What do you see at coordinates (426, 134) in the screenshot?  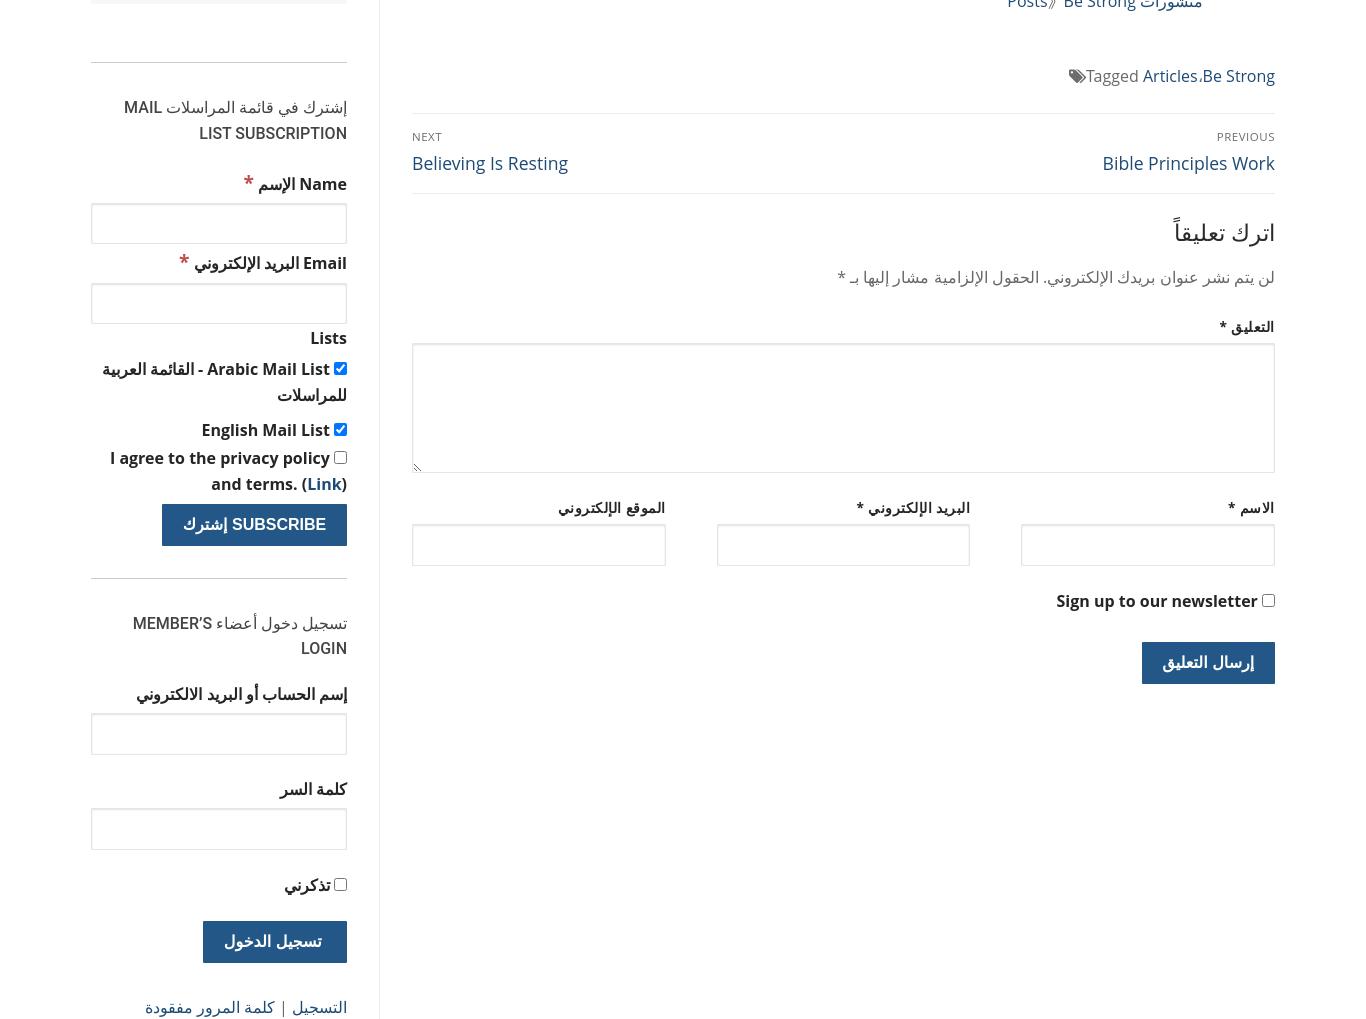 I see `'Next'` at bounding box center [426, 134].